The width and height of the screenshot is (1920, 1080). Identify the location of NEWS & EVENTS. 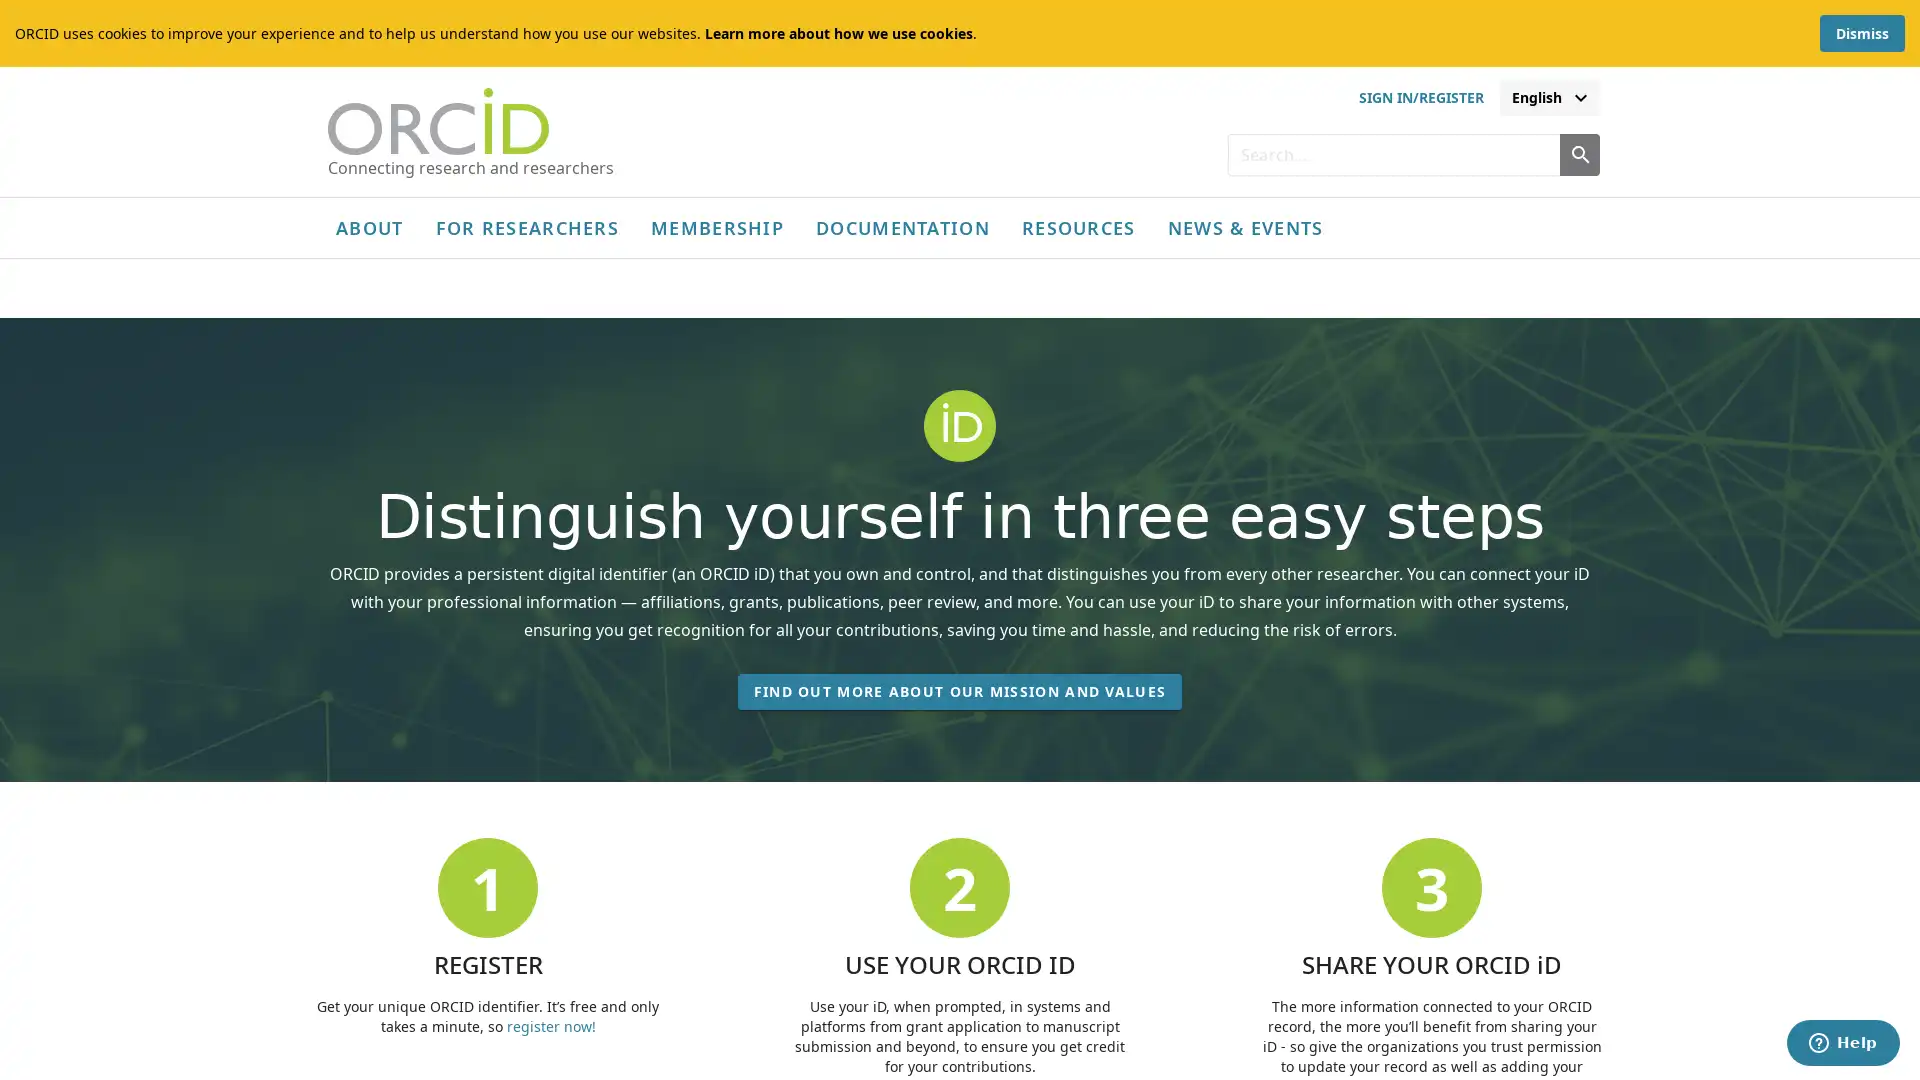
(1243, 226).